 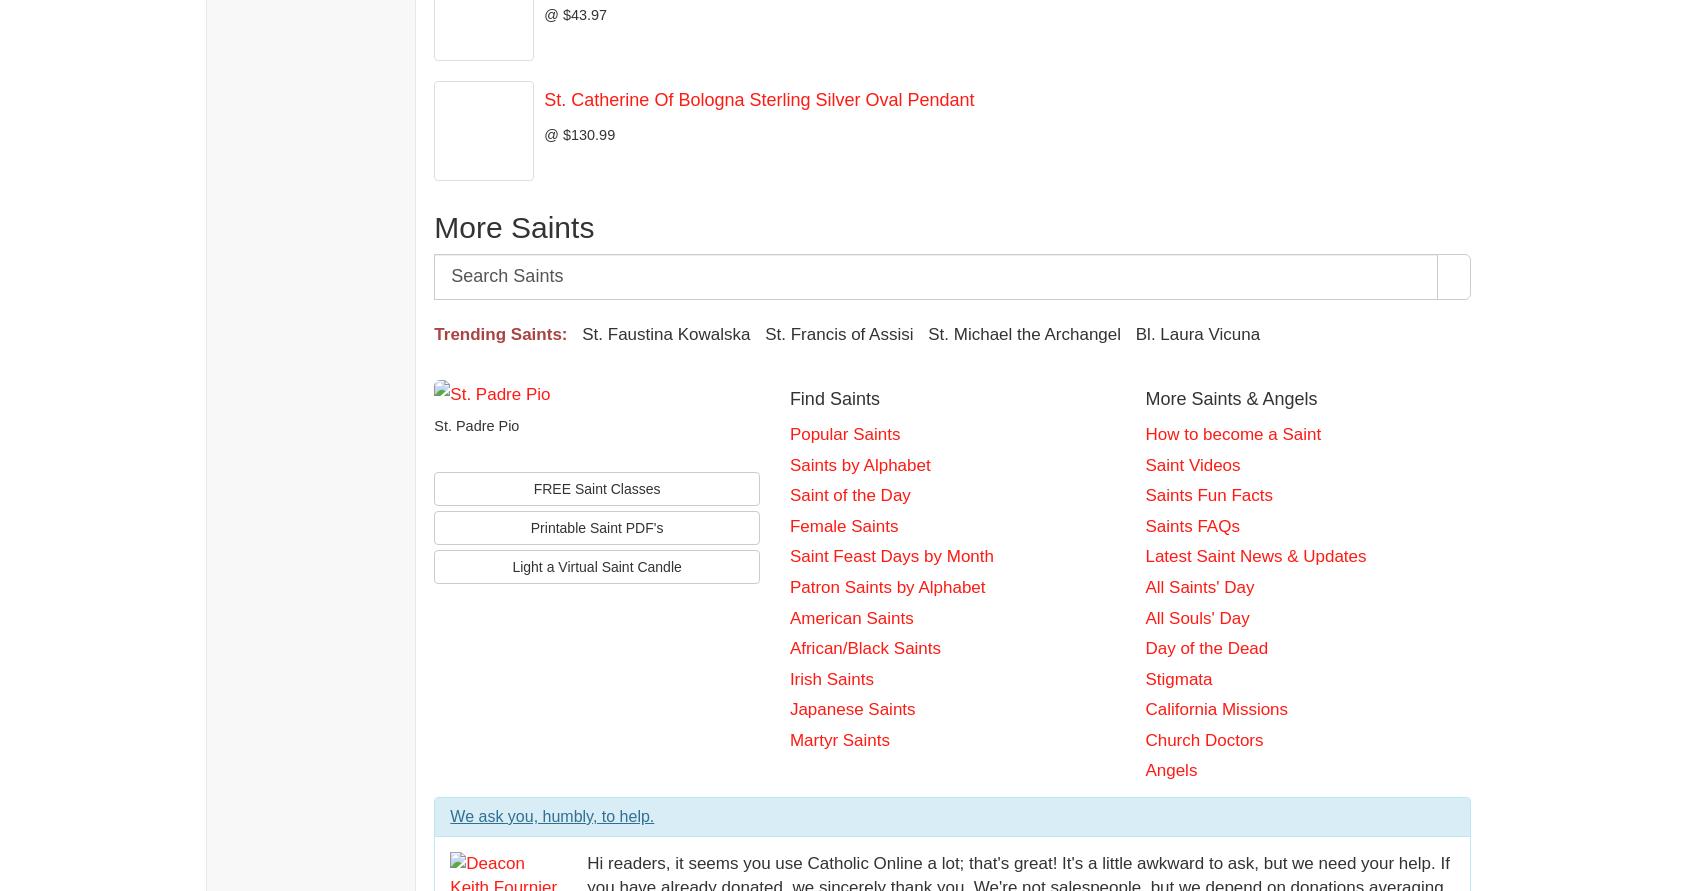 I want to click on 'We ask you, humbly, to help.', so click(x=551, y=815).